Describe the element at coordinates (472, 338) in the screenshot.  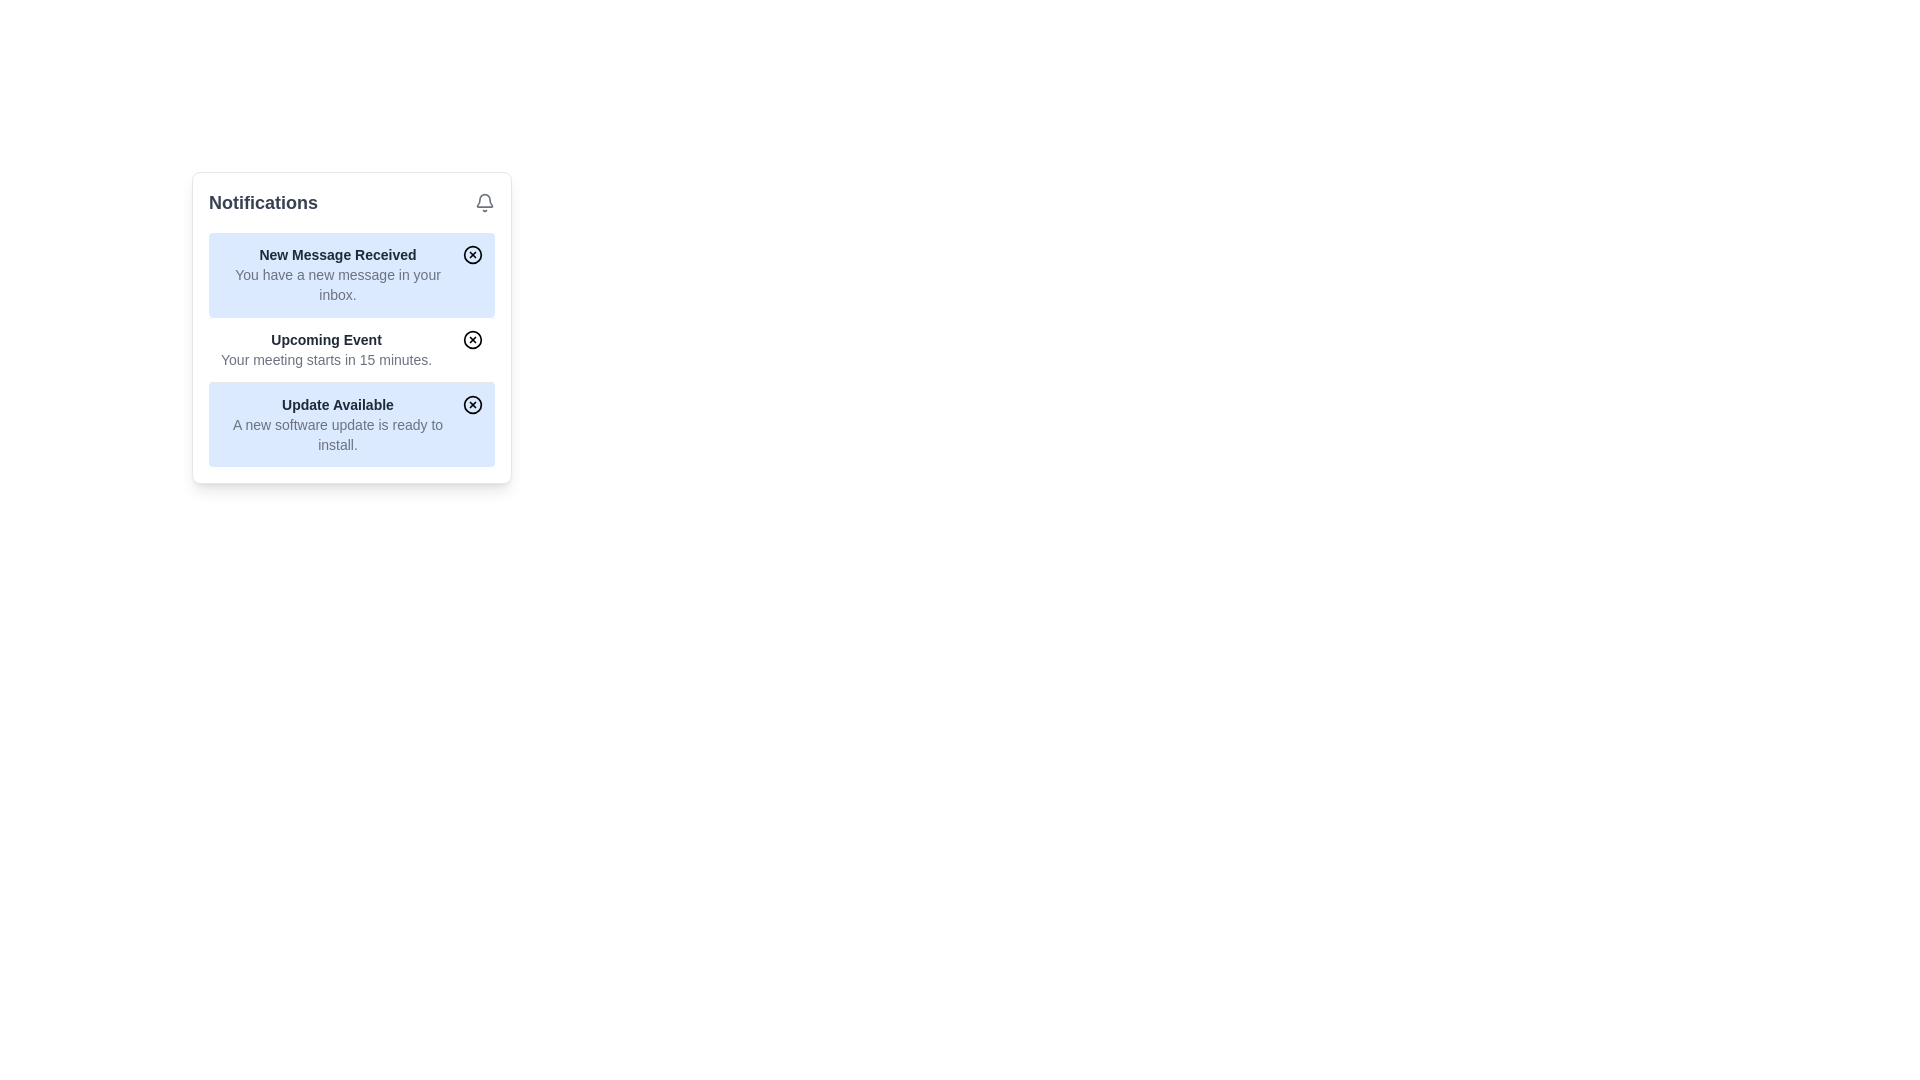
I see `the inner circular part of the icon used to dismiss or interact with the notification labeled 'Upcoming Event', located to the right of the text in the second notification row` at that location.